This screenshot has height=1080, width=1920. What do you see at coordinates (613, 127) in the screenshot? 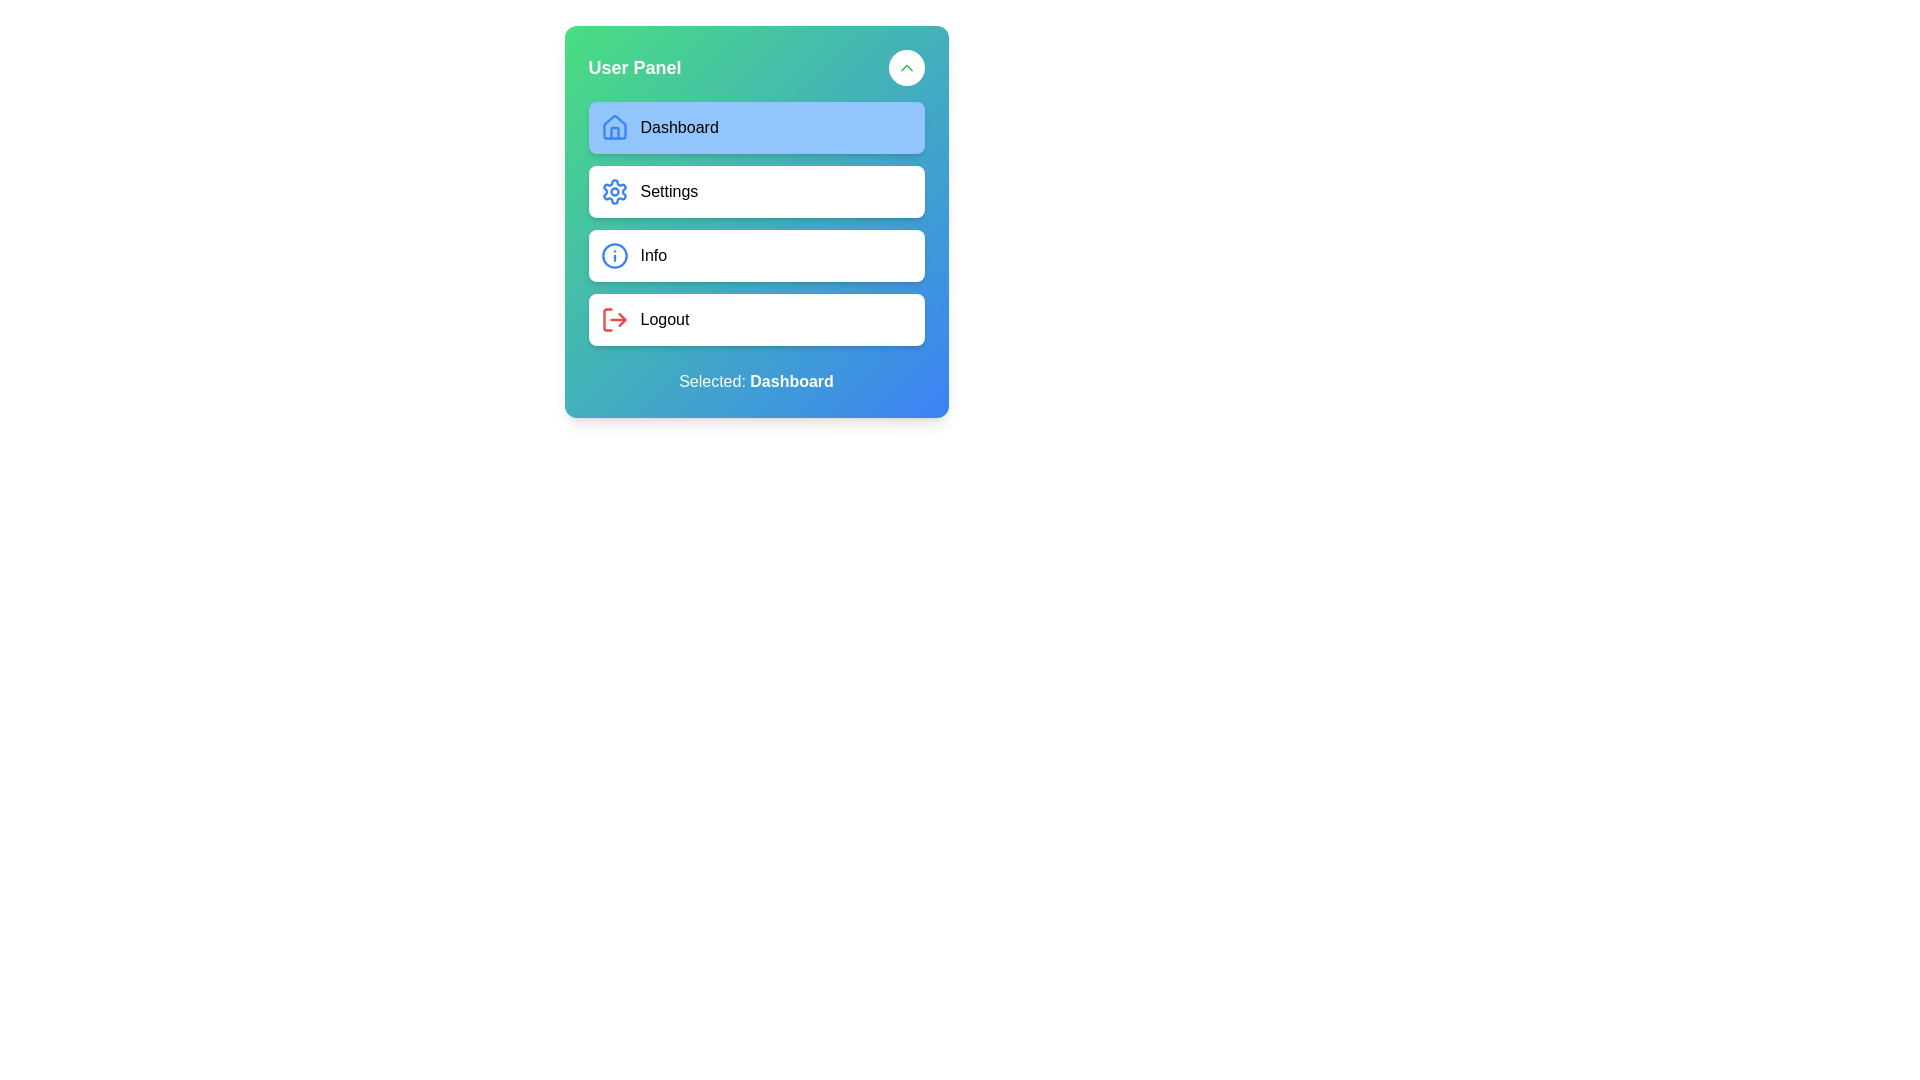
I see `the blue house-shaped icon within the 'Dashboard' button` at bounding box center [613, 127].